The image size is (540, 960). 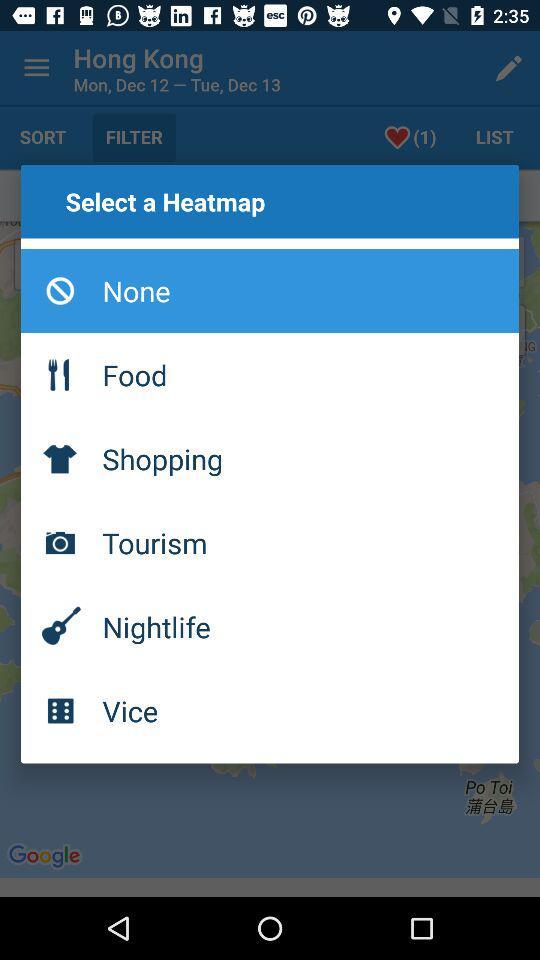 What do you see at coordinates (270, 373) in the screenshot?
I see `food` at bounding box center [270, 373].